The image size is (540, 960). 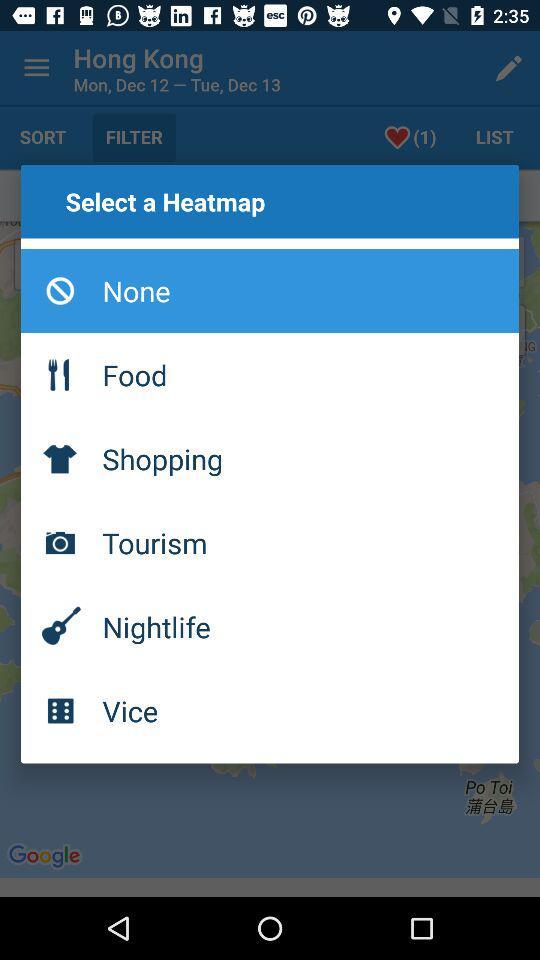 What do you see at coordinates (270, 373) in the screenshot?
I see `food` at bounding box center [270, 373].